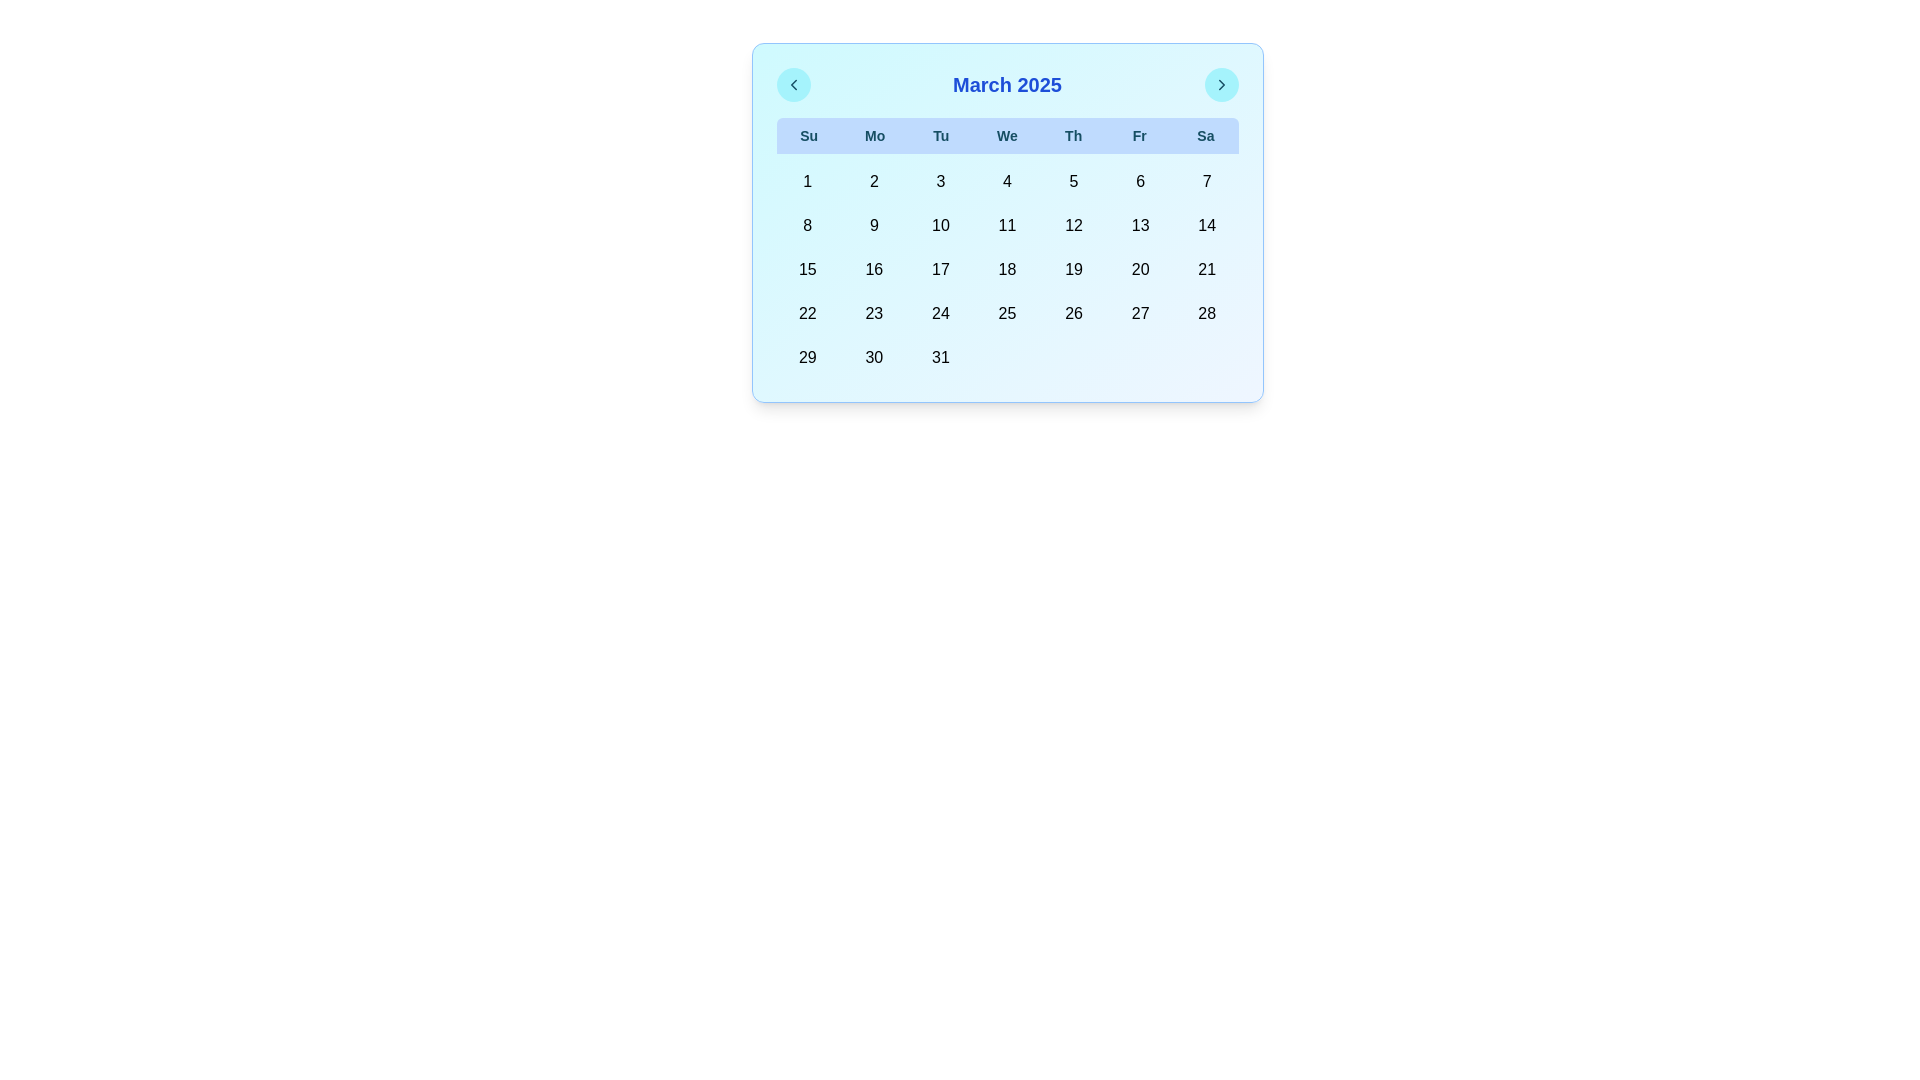 Image resolution: width=1920 pixels, height=1080 pixels. What do you see at coordinates (1007, 181) in the screenshot?
I see `the button labeled '4' in the calendar grid, located in the first row and fourth column under 'We'` at bounding box center [1007, 181].